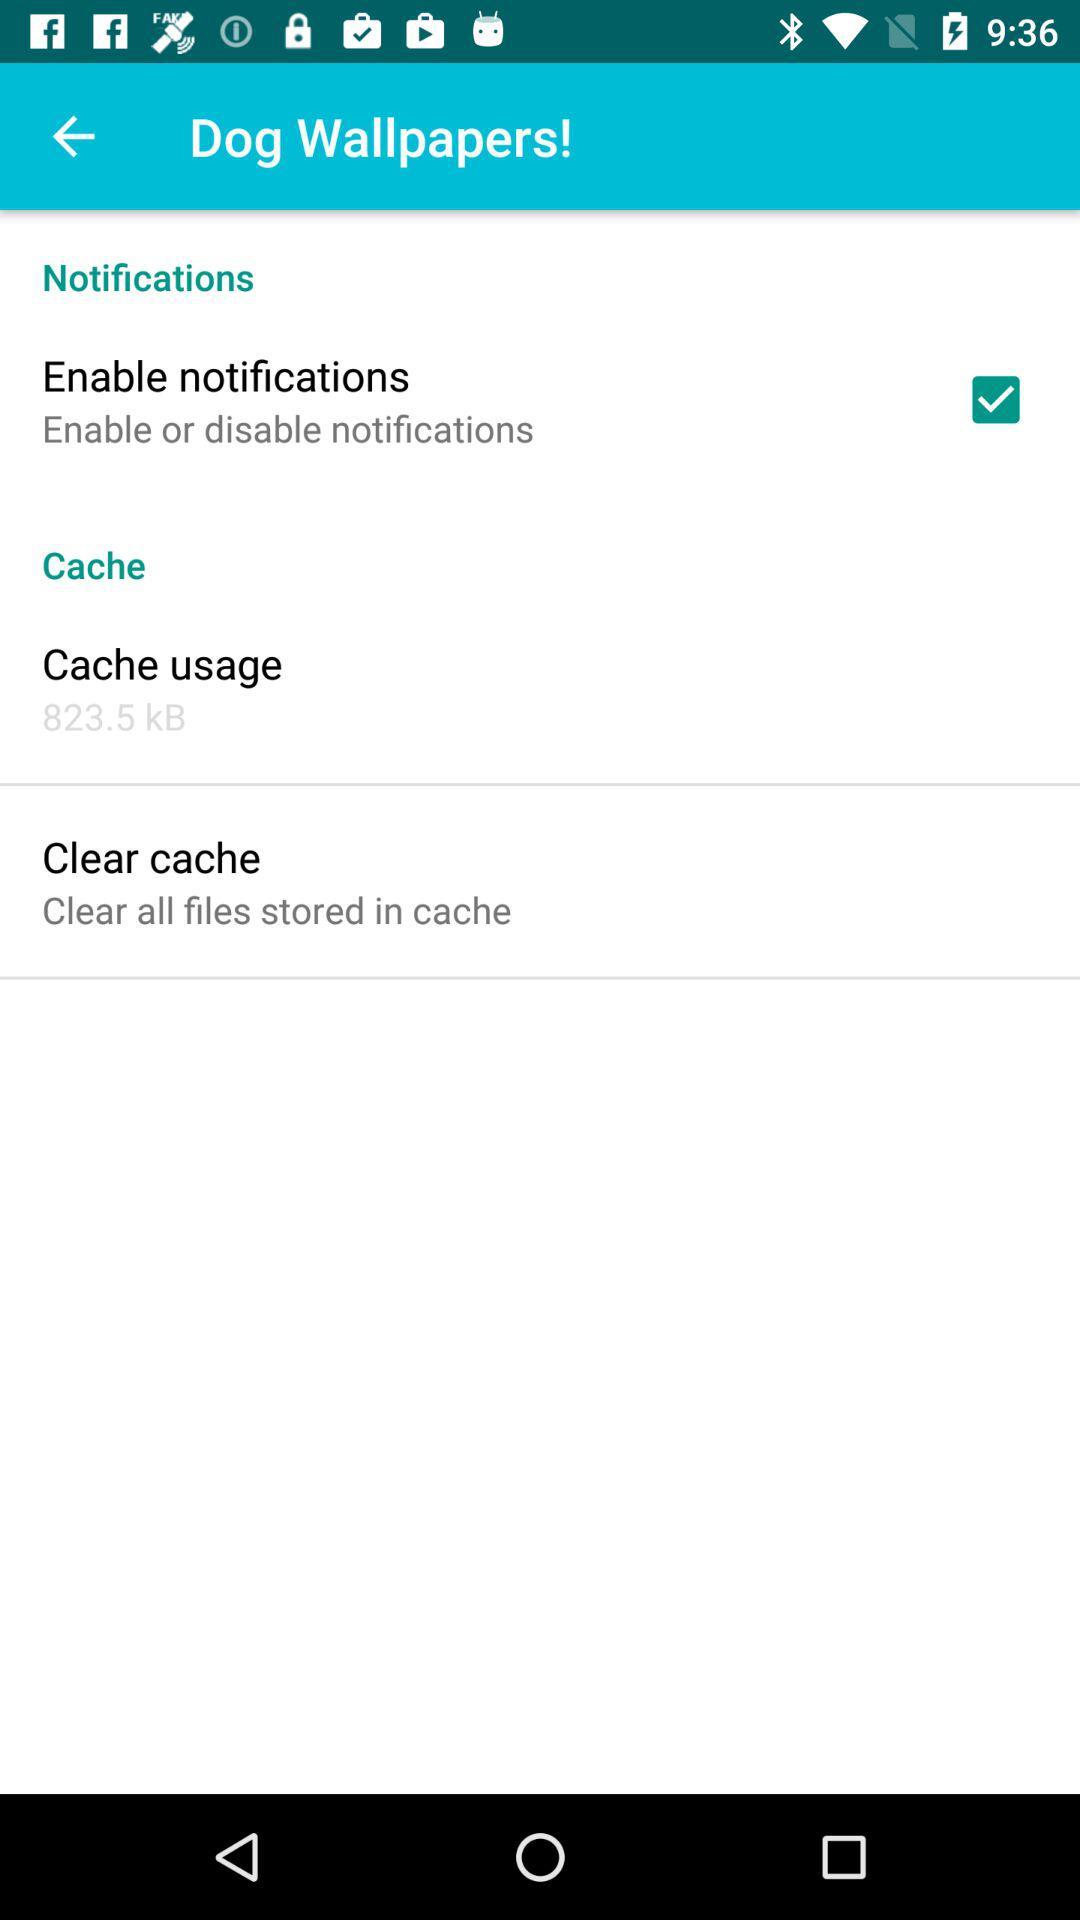 This screenshot has height=1920, width=1080. What do you see at coordinates (161, 662) in the screenshot?
I see `item above 823.5 kb icon` at bounding box center [161, 662].